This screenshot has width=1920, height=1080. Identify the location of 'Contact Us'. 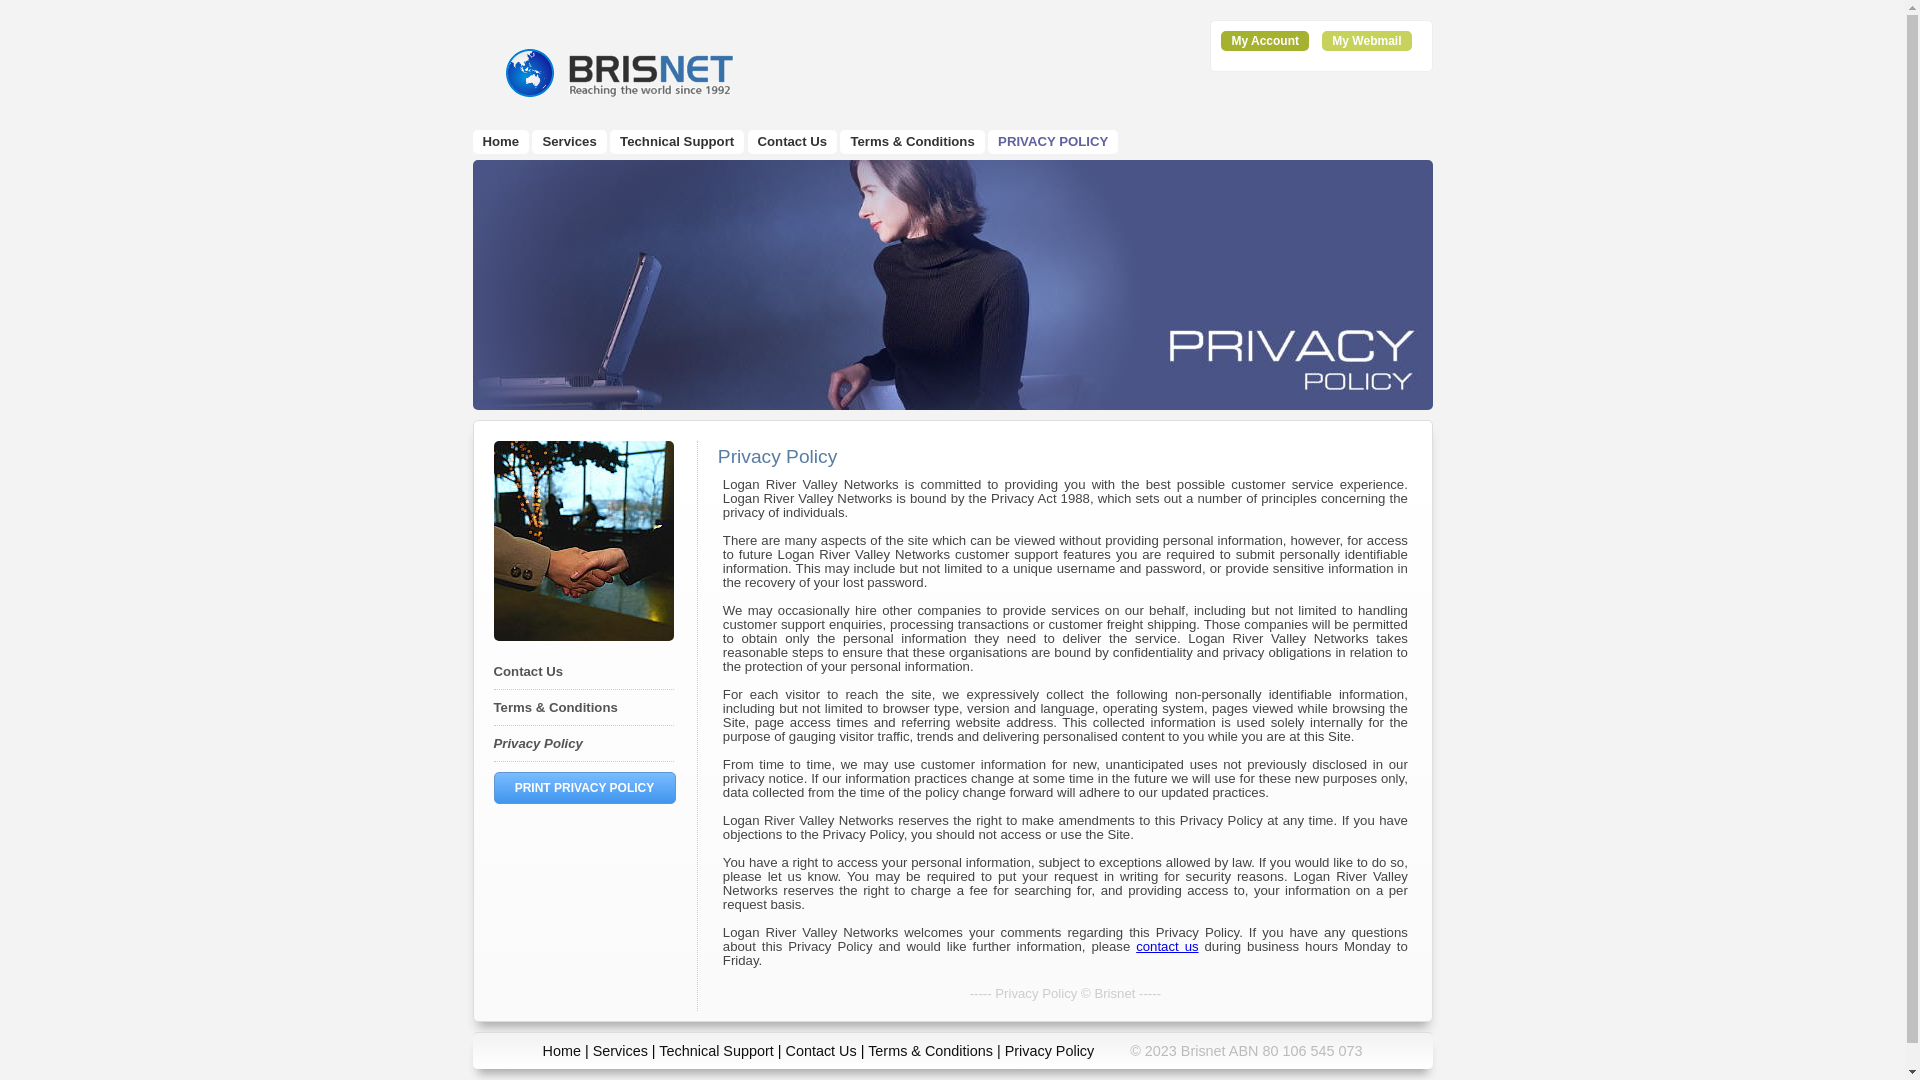
(528, 671).